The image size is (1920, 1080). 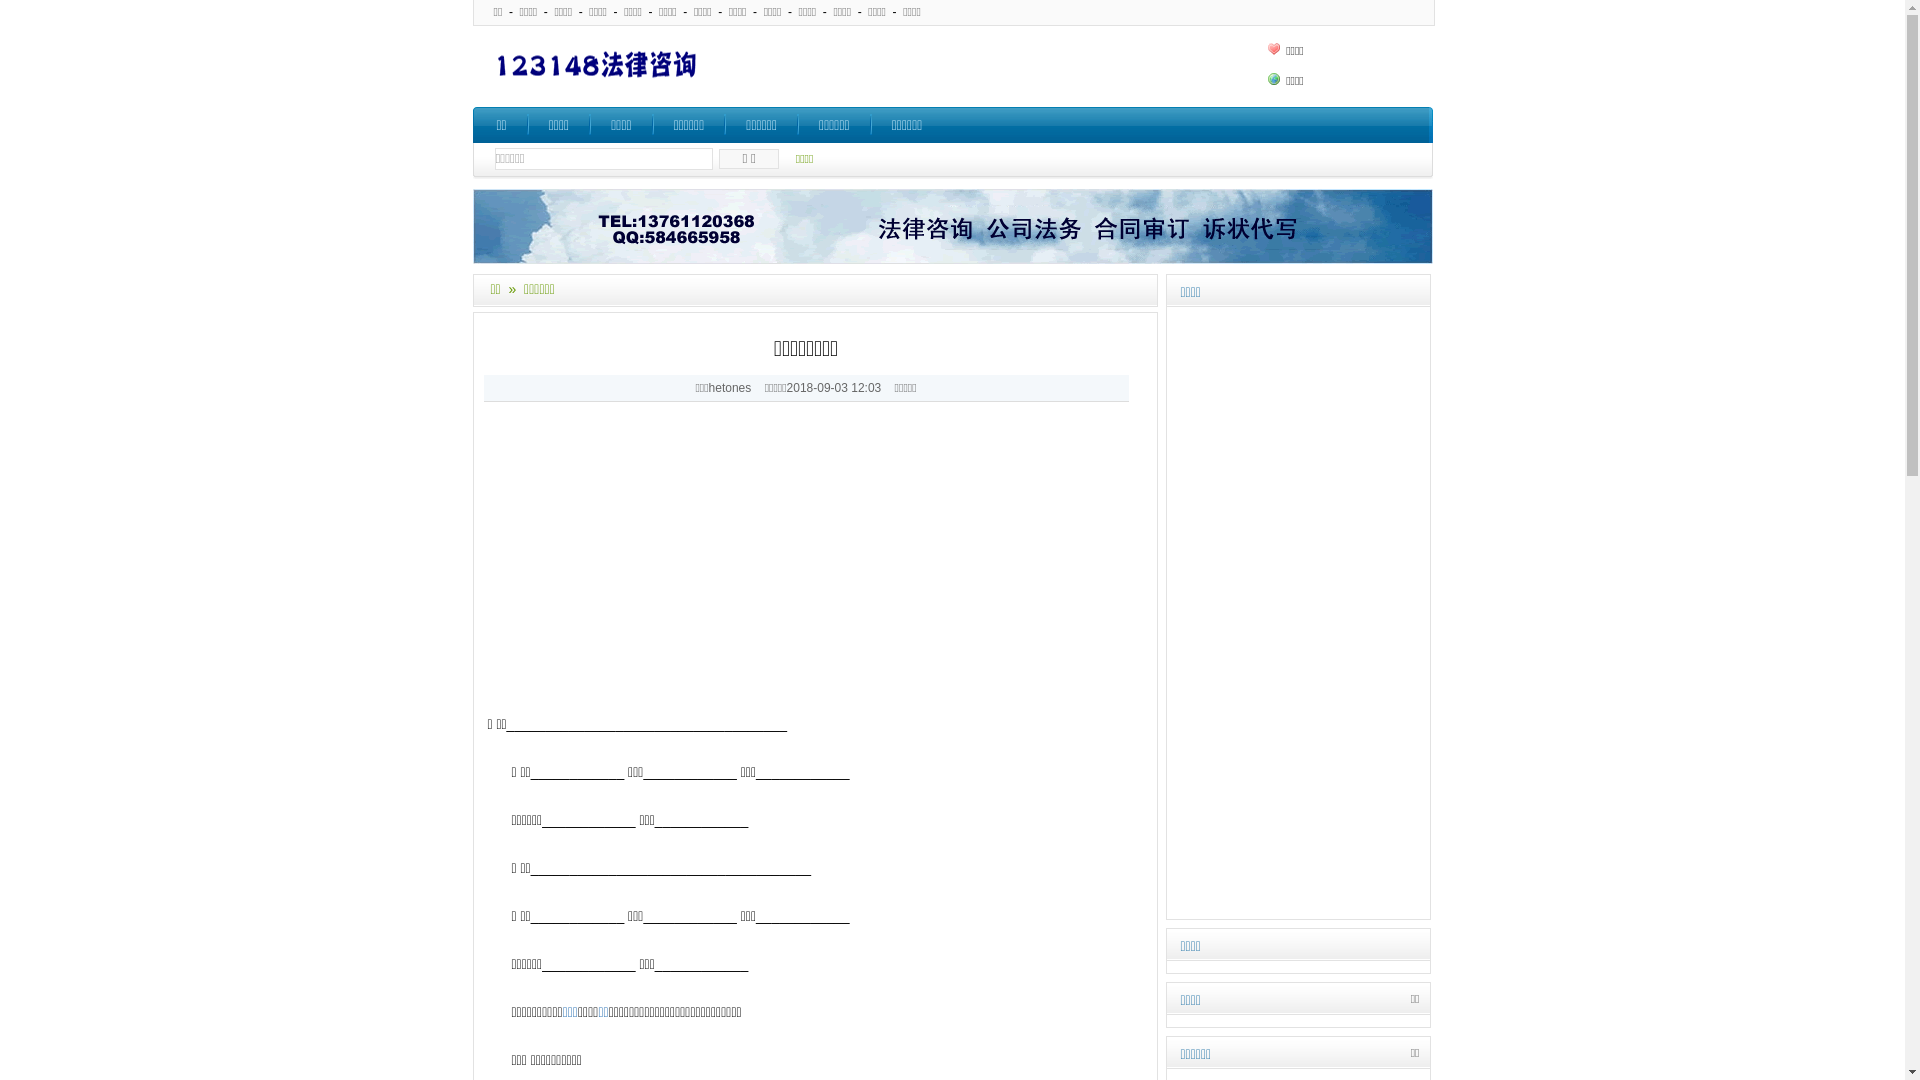 I want to click on 'Advertisement', so click(x=1170, y=612).